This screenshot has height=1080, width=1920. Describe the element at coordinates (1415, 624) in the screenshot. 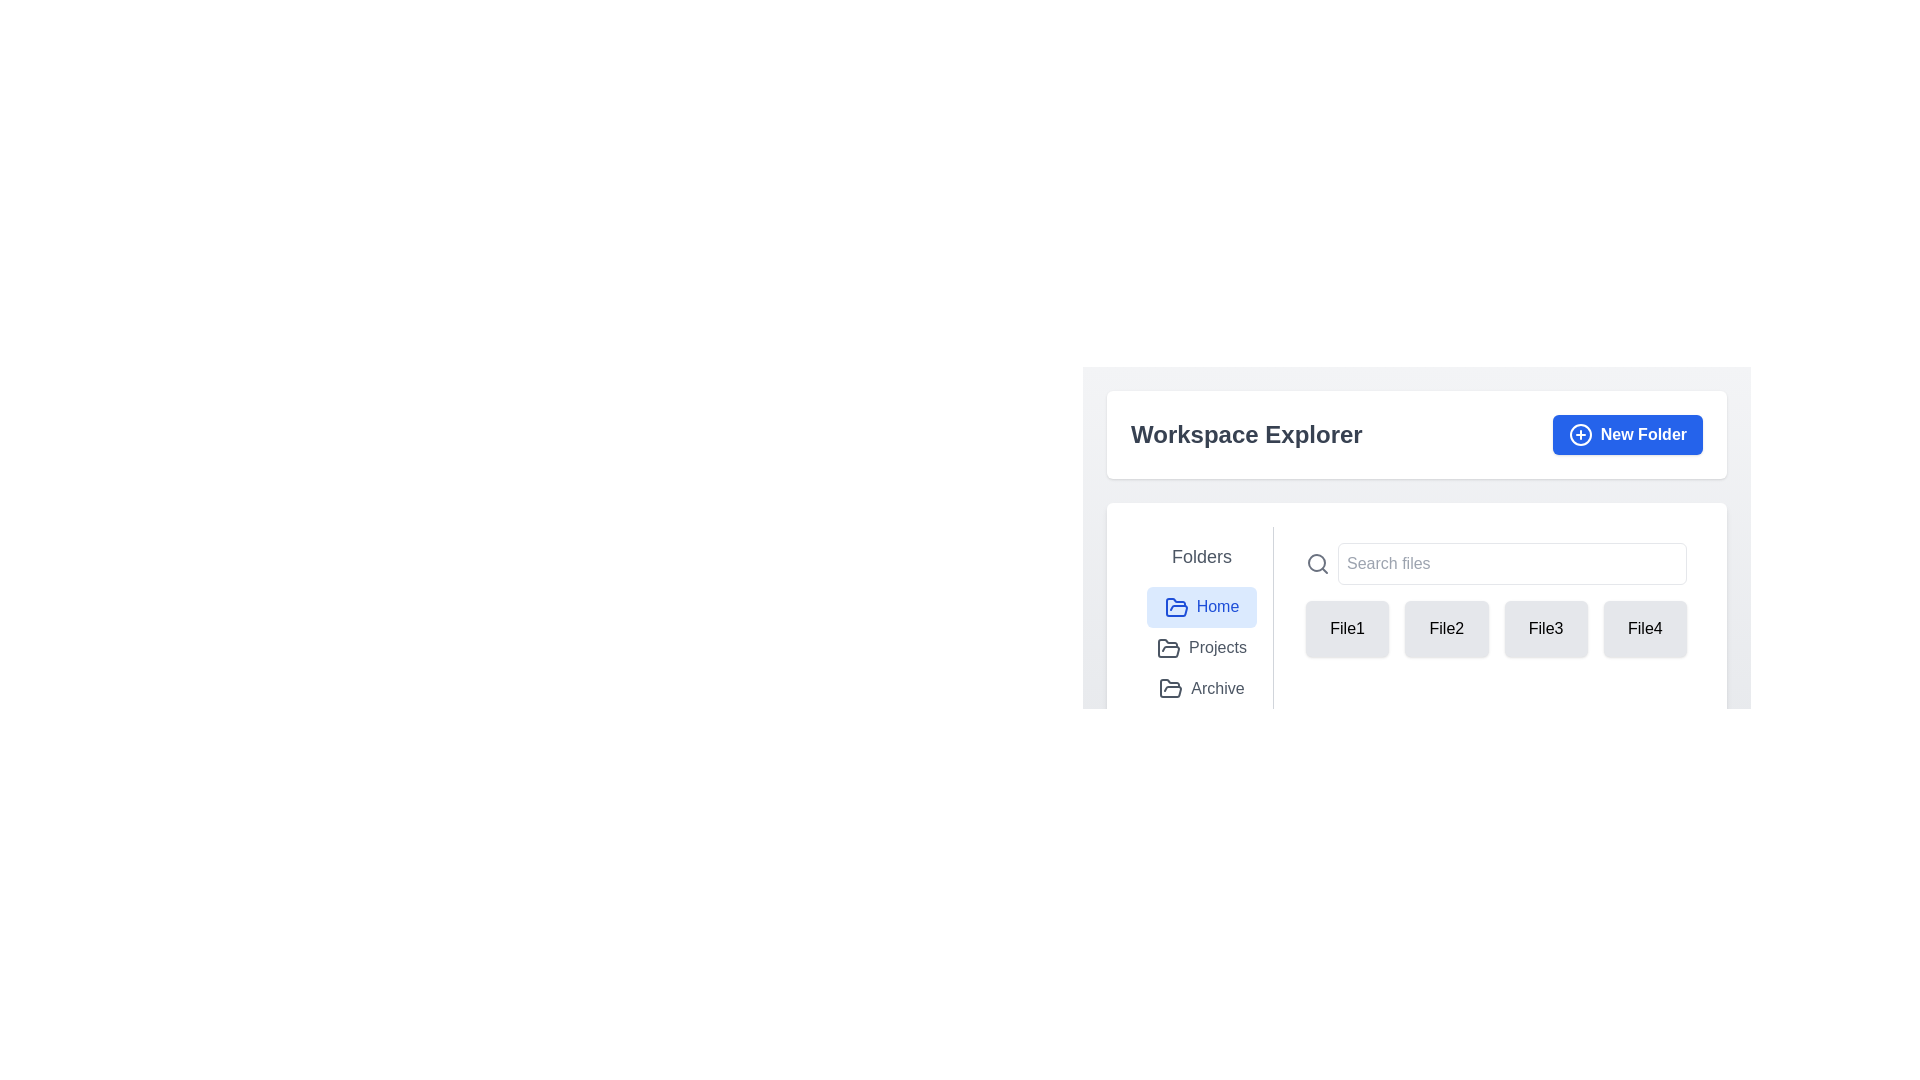

I see `the interactive button labeled 'File2' which is a pale gray rectangular section with rounded corners, located in the file list grid` at that location.